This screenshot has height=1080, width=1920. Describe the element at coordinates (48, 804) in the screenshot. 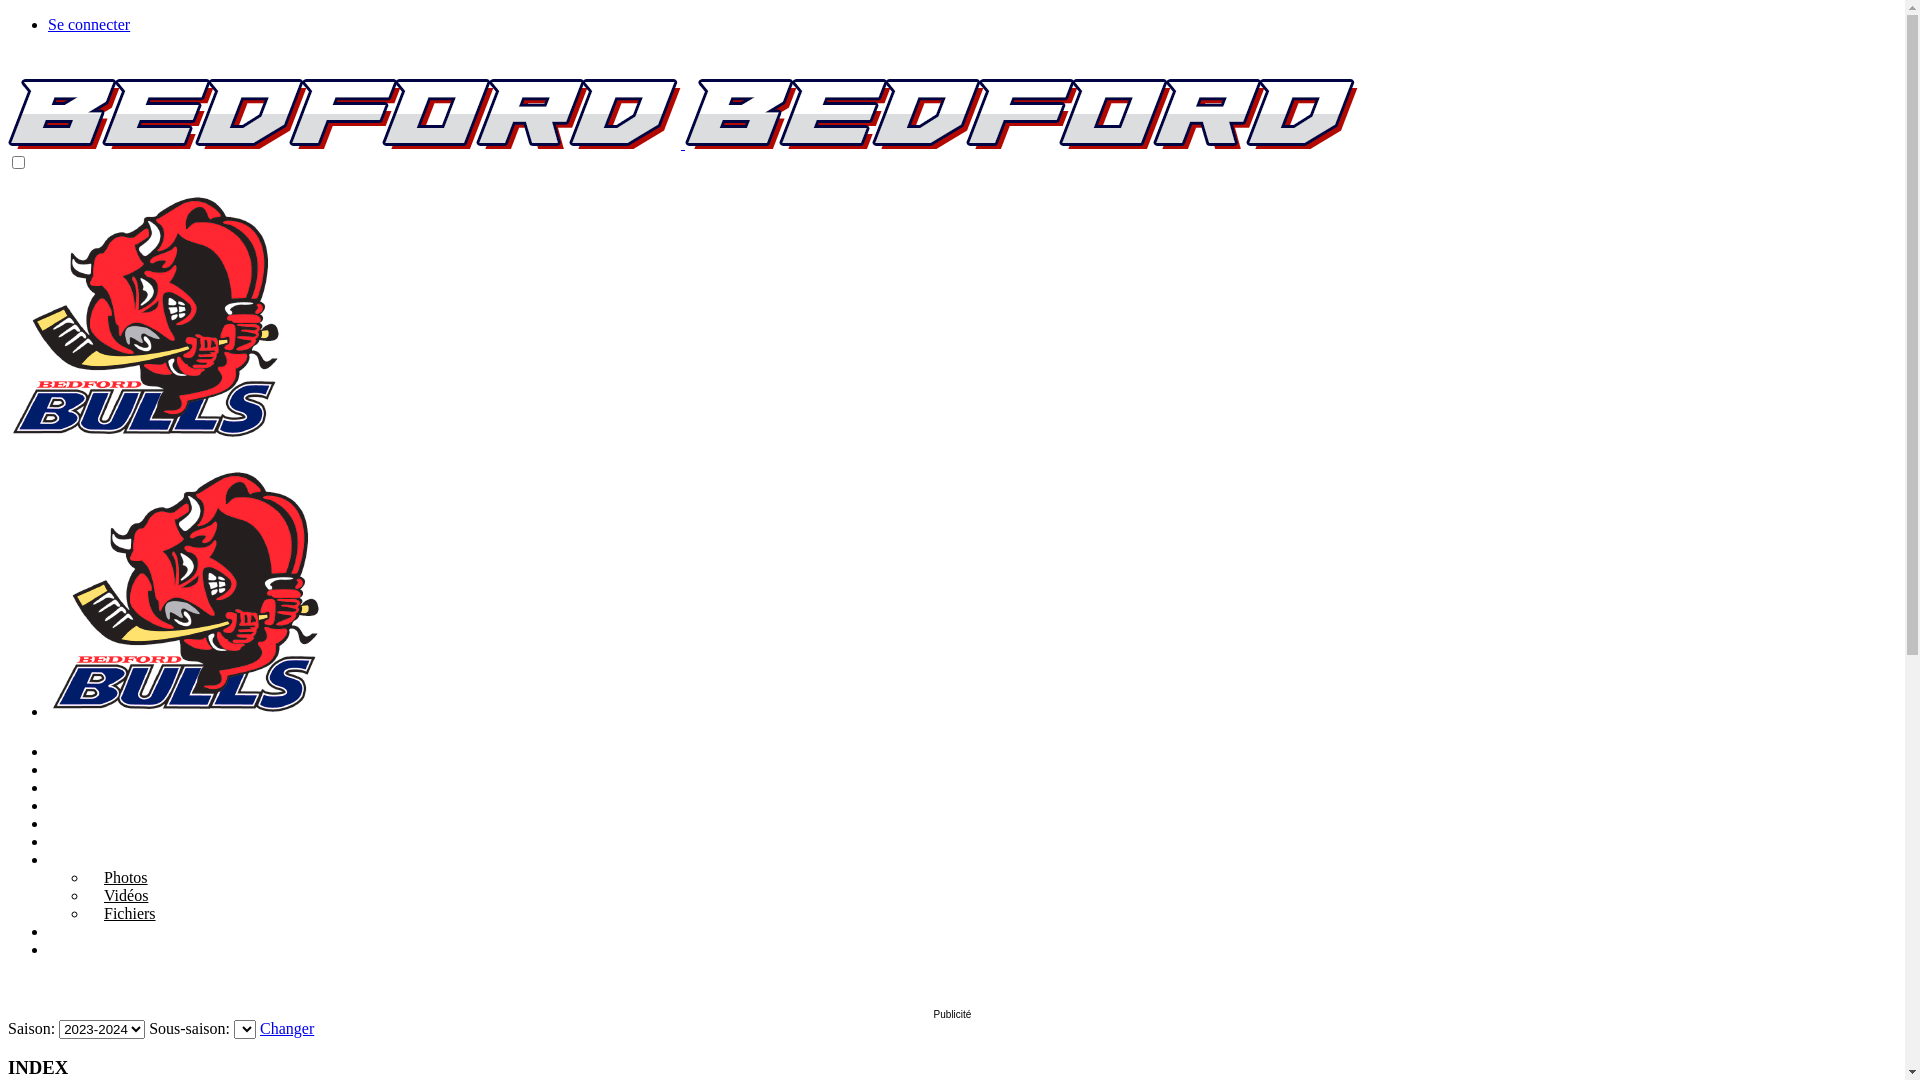

I see `'Tournoi Junior Allan Arless'` at that location.